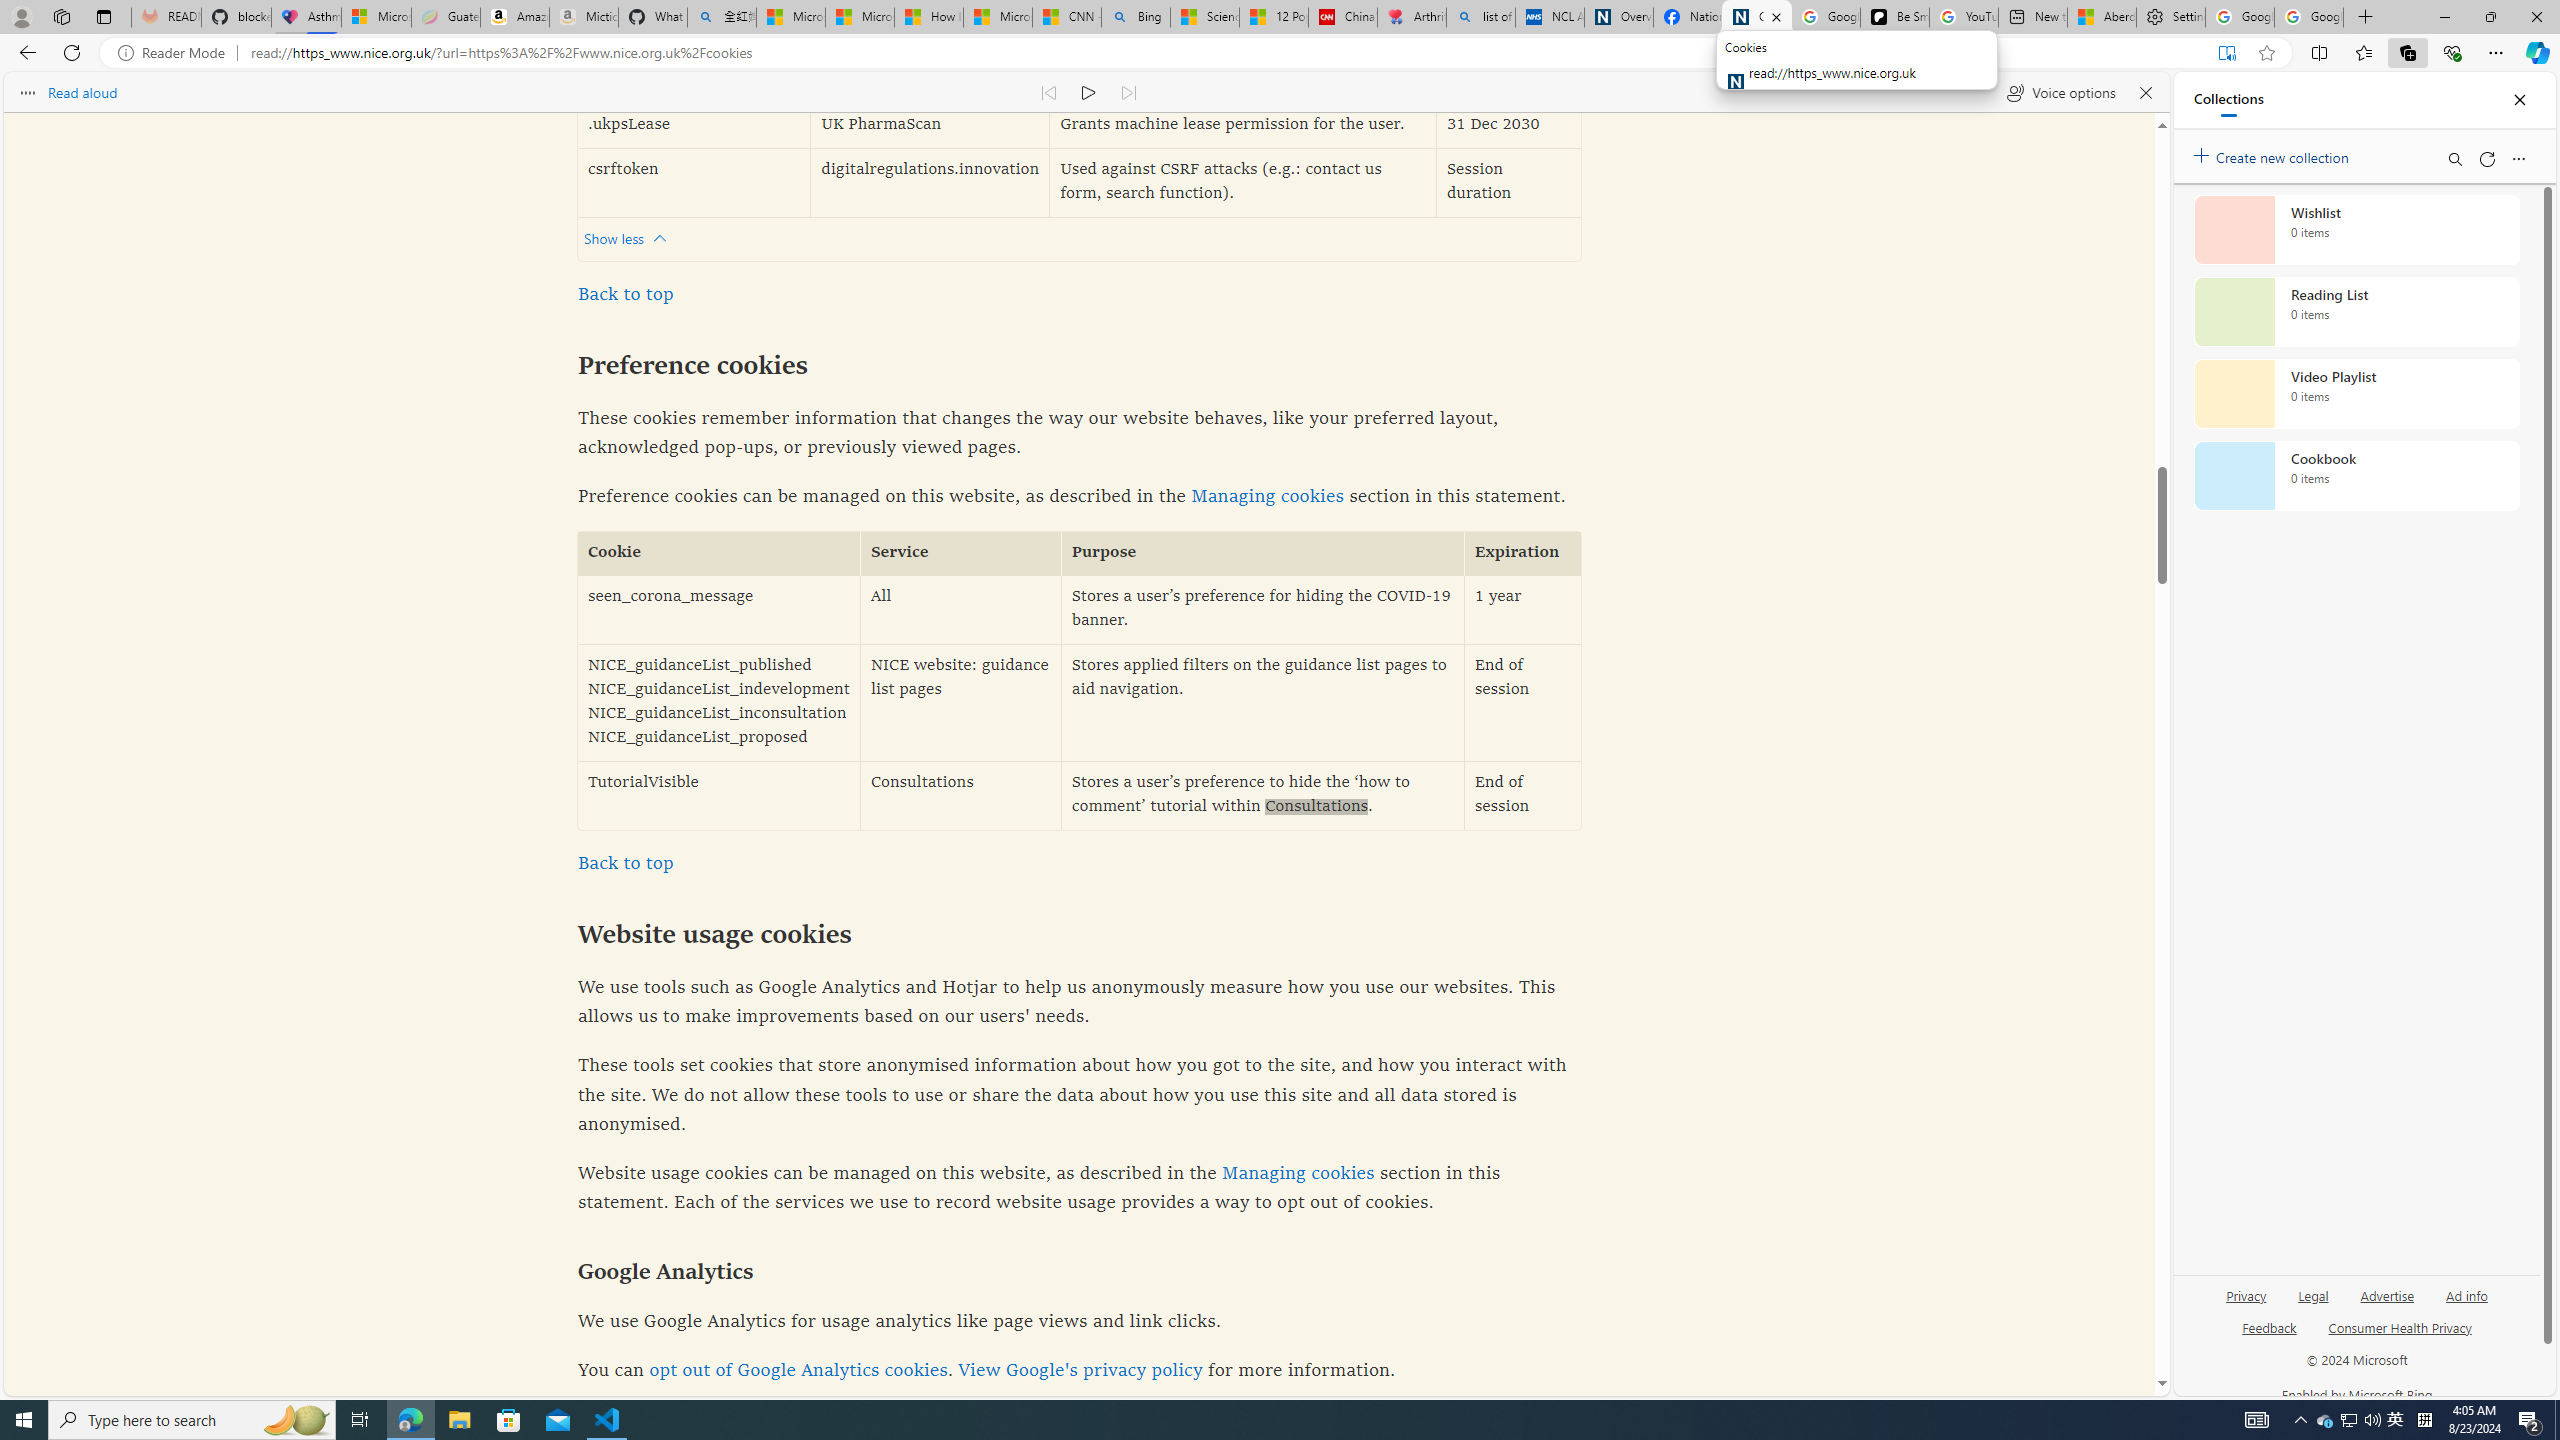  Describe the element at coordinates (1080, 1371) in the screenshot. I see `'View Google'` at that location.